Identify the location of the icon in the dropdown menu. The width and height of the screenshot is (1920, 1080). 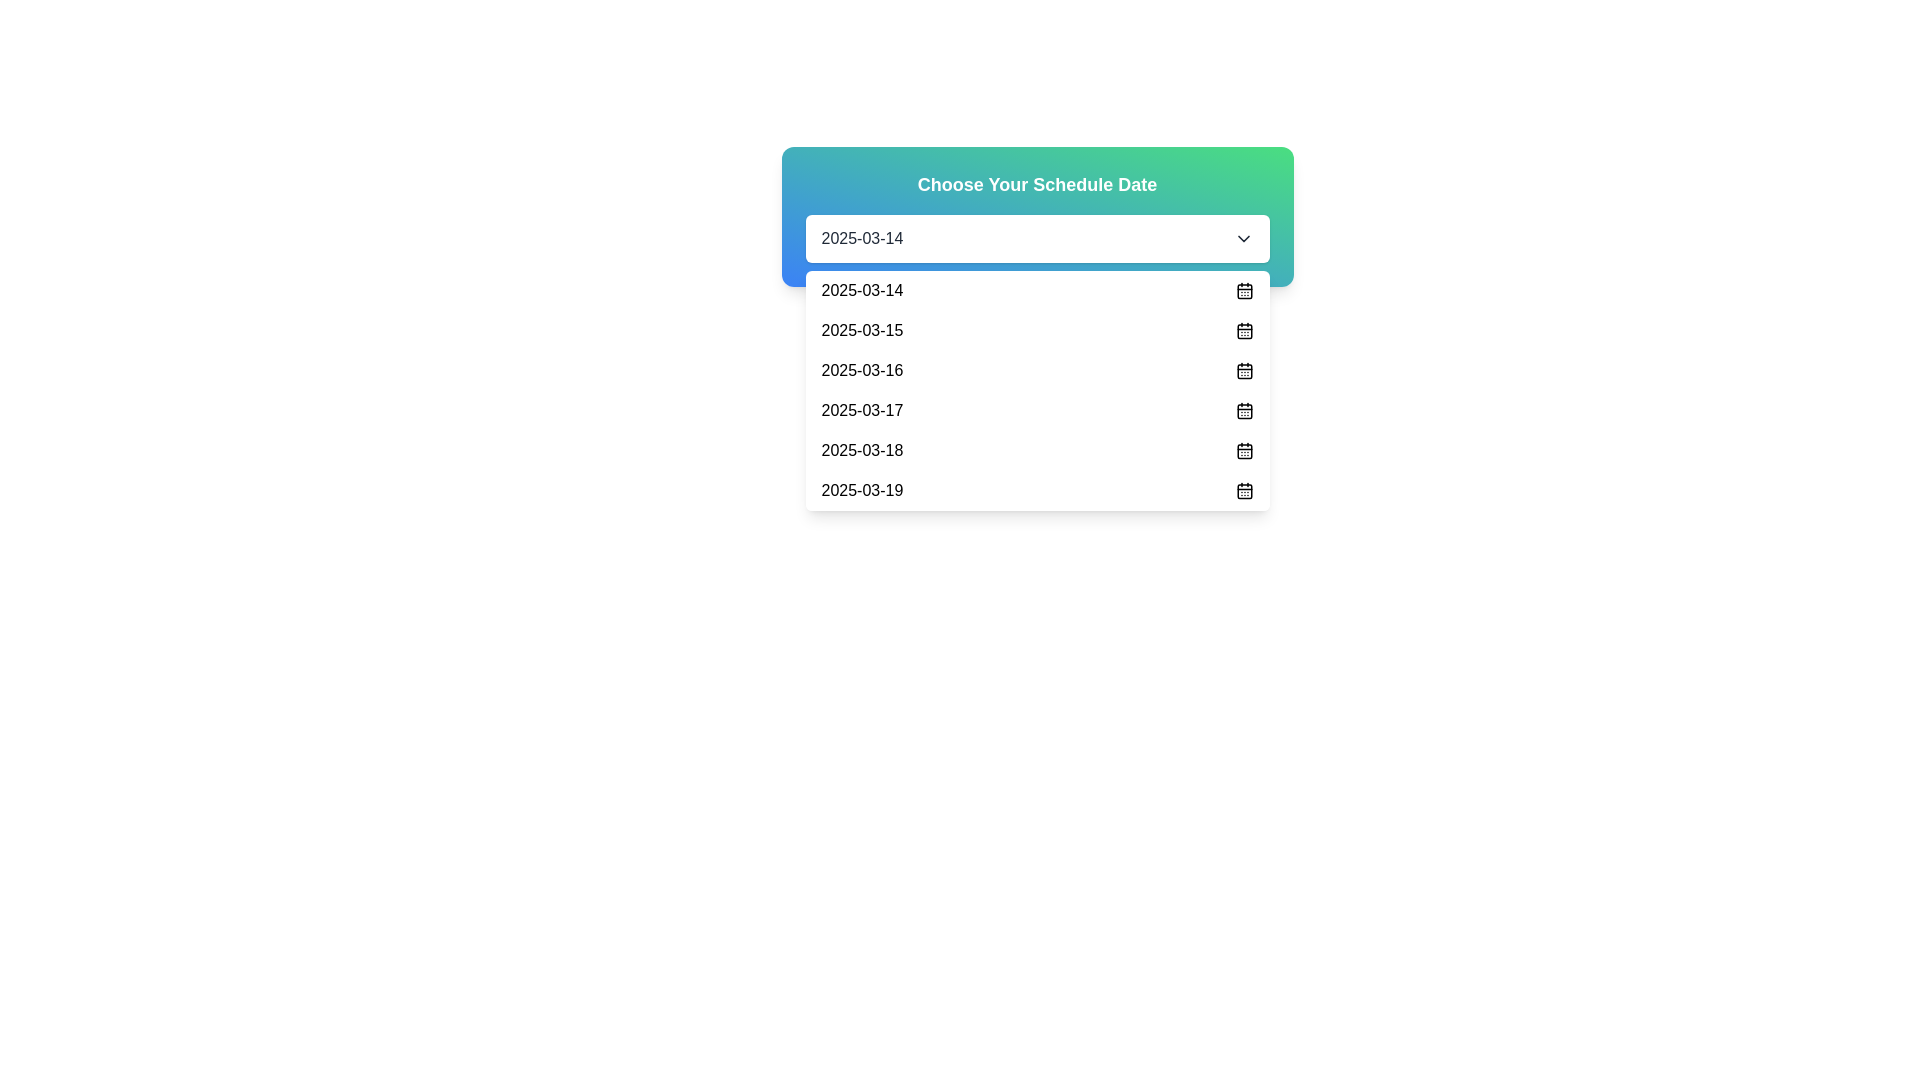
(1243, 330).